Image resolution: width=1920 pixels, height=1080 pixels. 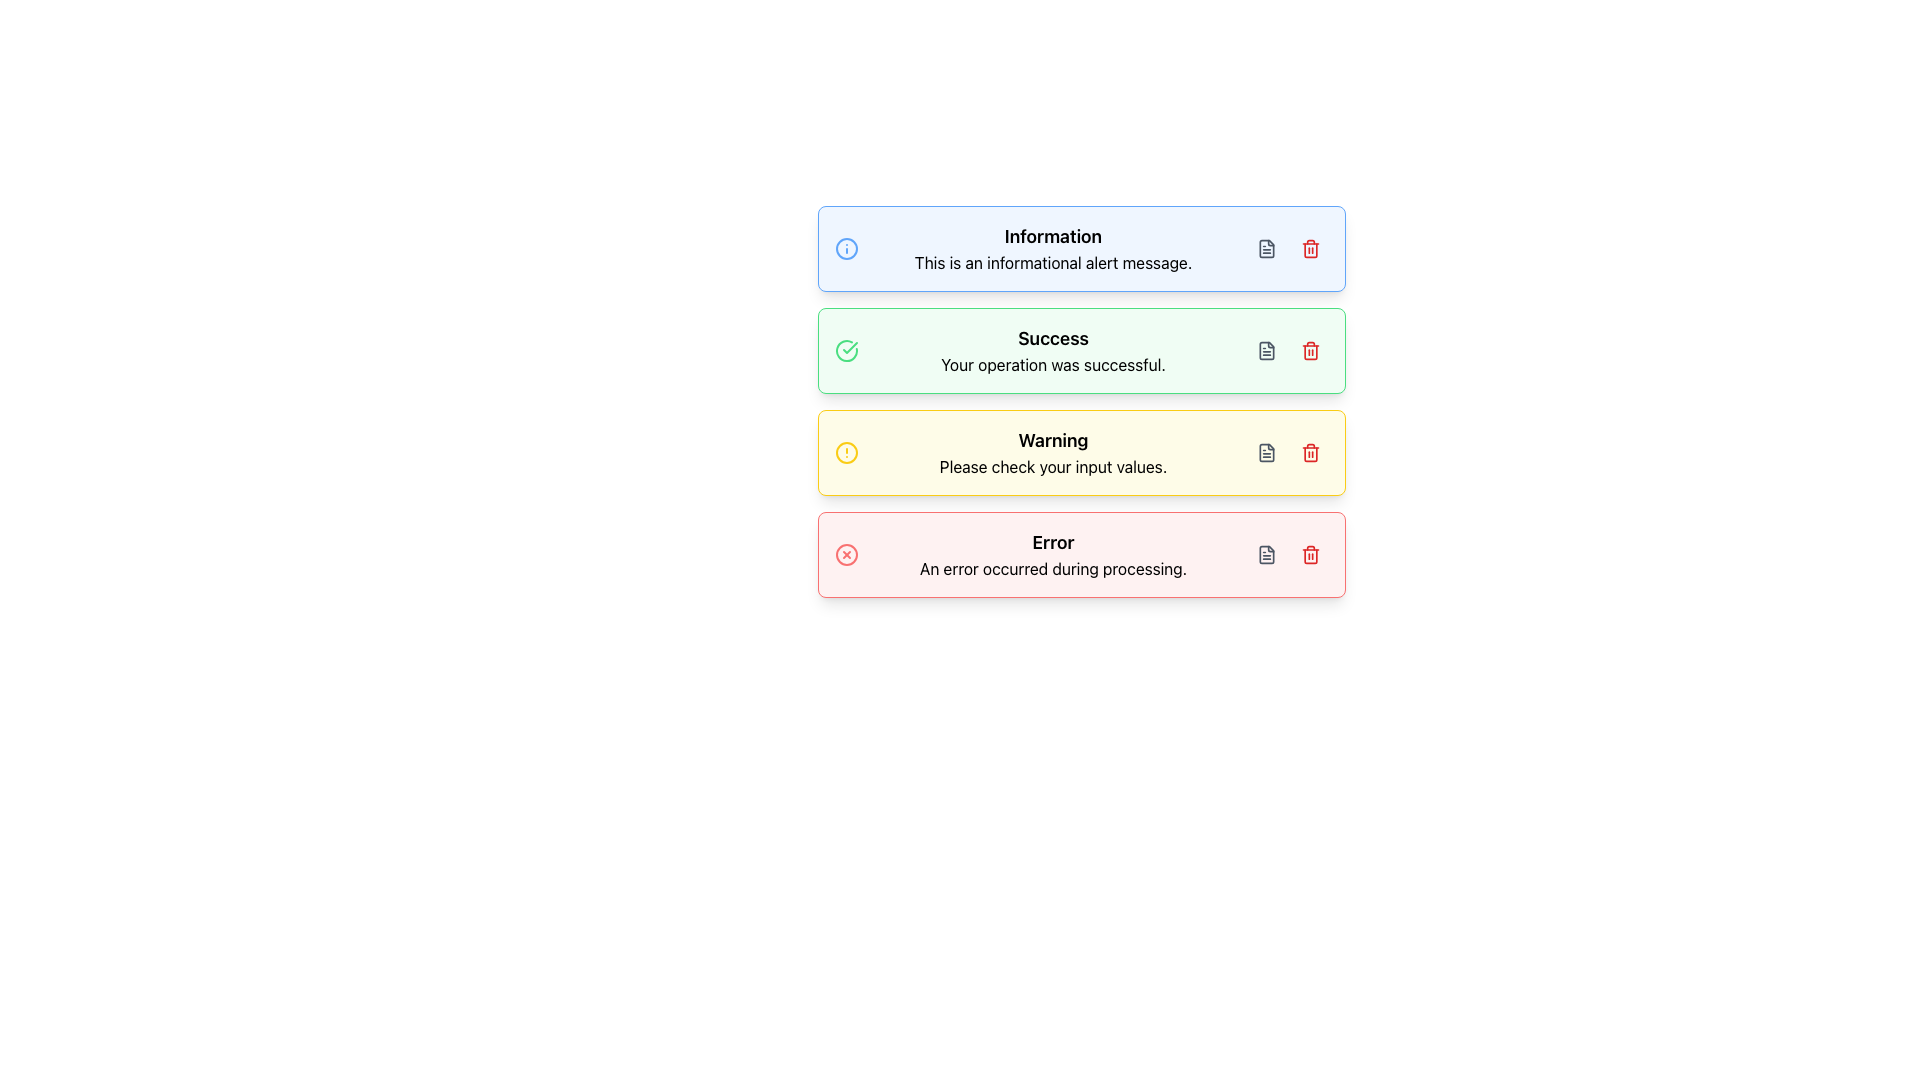 I want to click on the warning message text-based UI component that prompts the user to verify input values, located between the 'Success' and 'Error' panels in the third alert message panel, so click(x=1052, y=452).